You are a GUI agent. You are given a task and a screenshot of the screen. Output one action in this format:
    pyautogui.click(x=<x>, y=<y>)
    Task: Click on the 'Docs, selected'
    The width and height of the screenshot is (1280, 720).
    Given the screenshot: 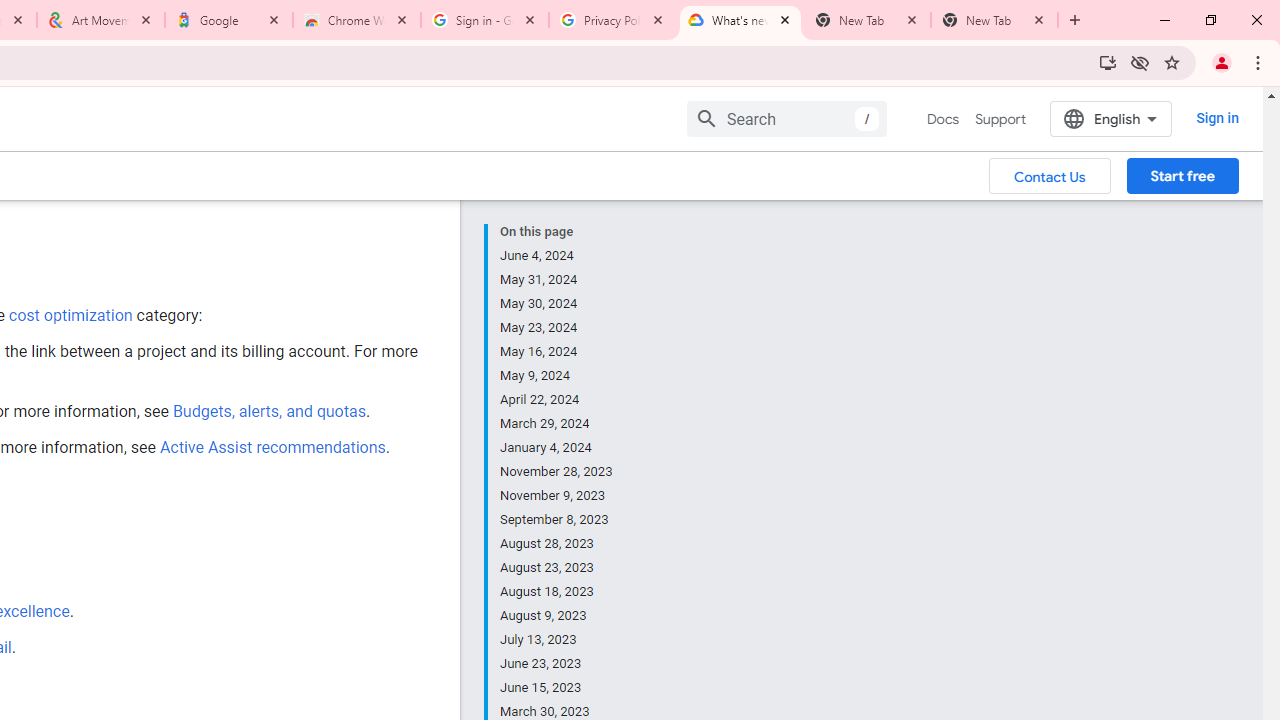 What is the action you would take?
    pyautogui.click(x=941, y=119)
    